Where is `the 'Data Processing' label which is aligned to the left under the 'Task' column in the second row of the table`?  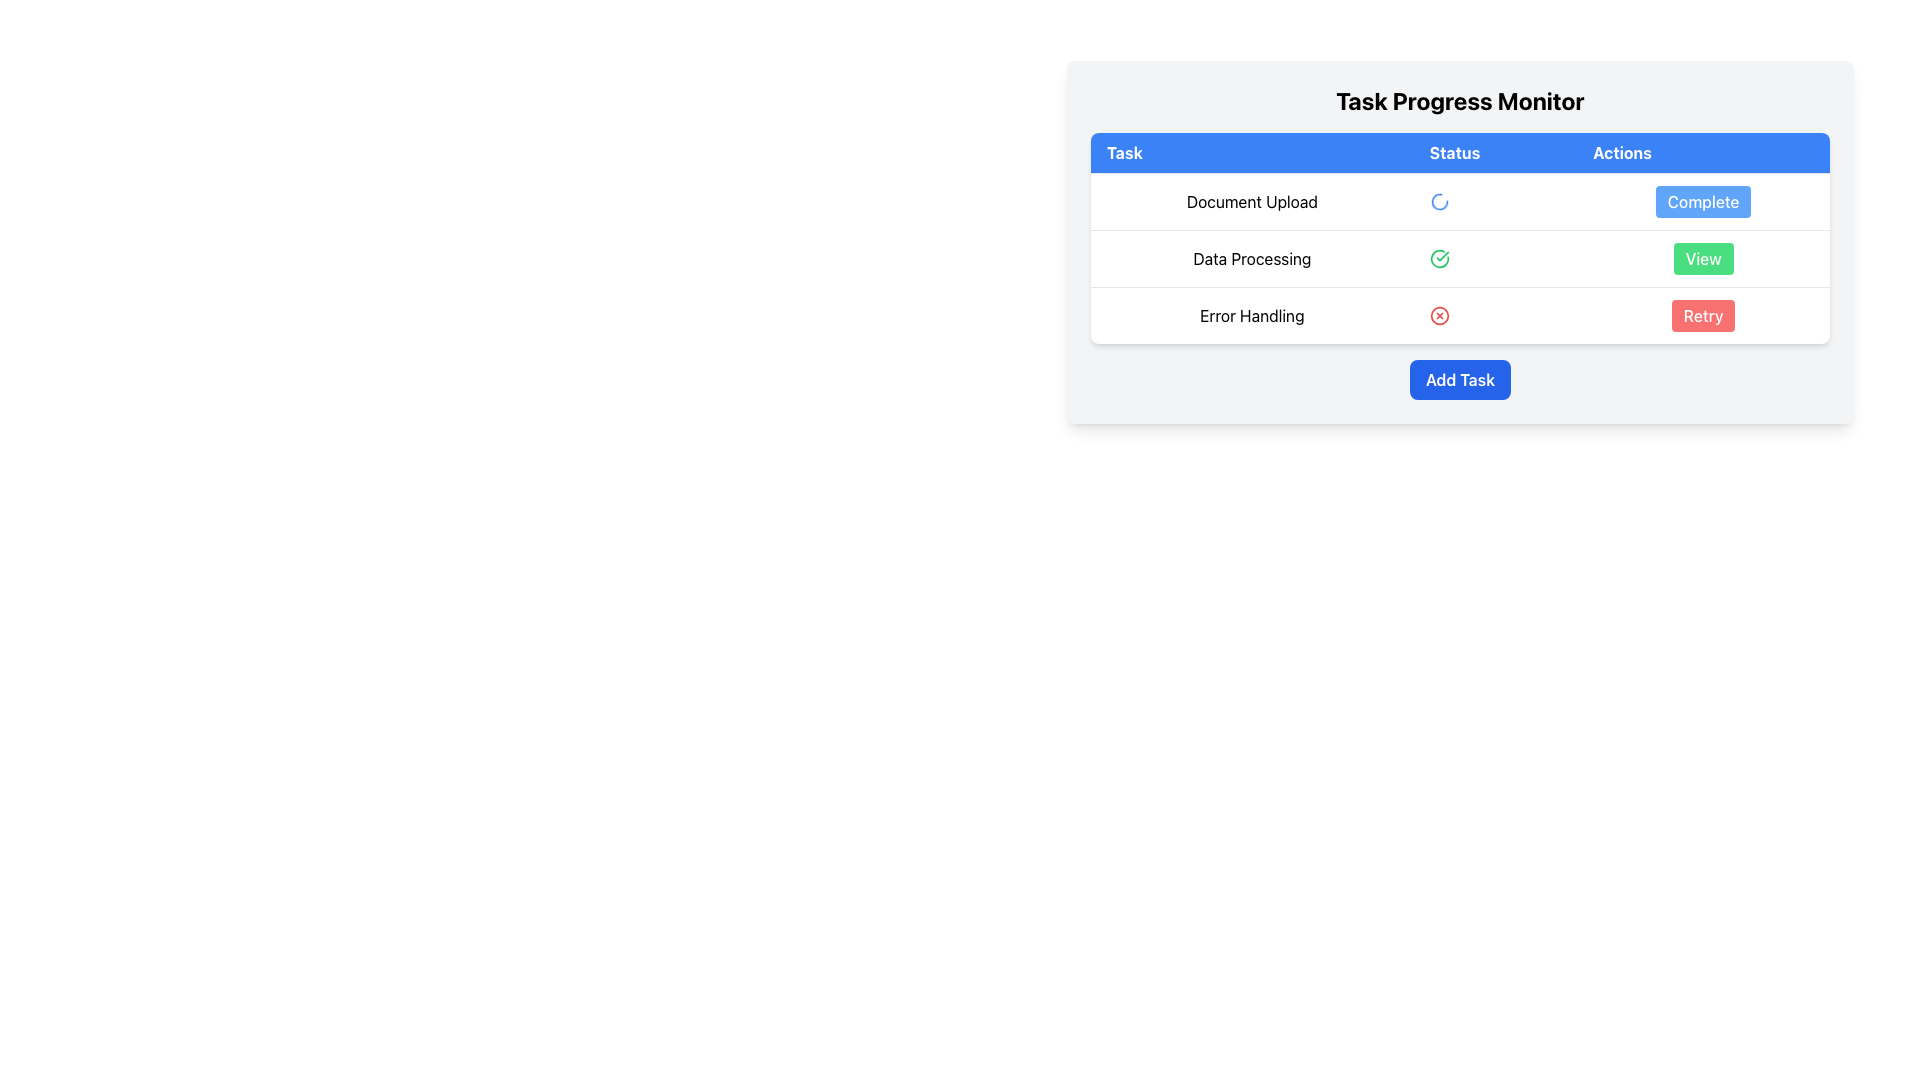 the 'Data Processing' label which is aligned to the left under the 'Task' column in the second row of the table is located at coordinates (1251, 257).